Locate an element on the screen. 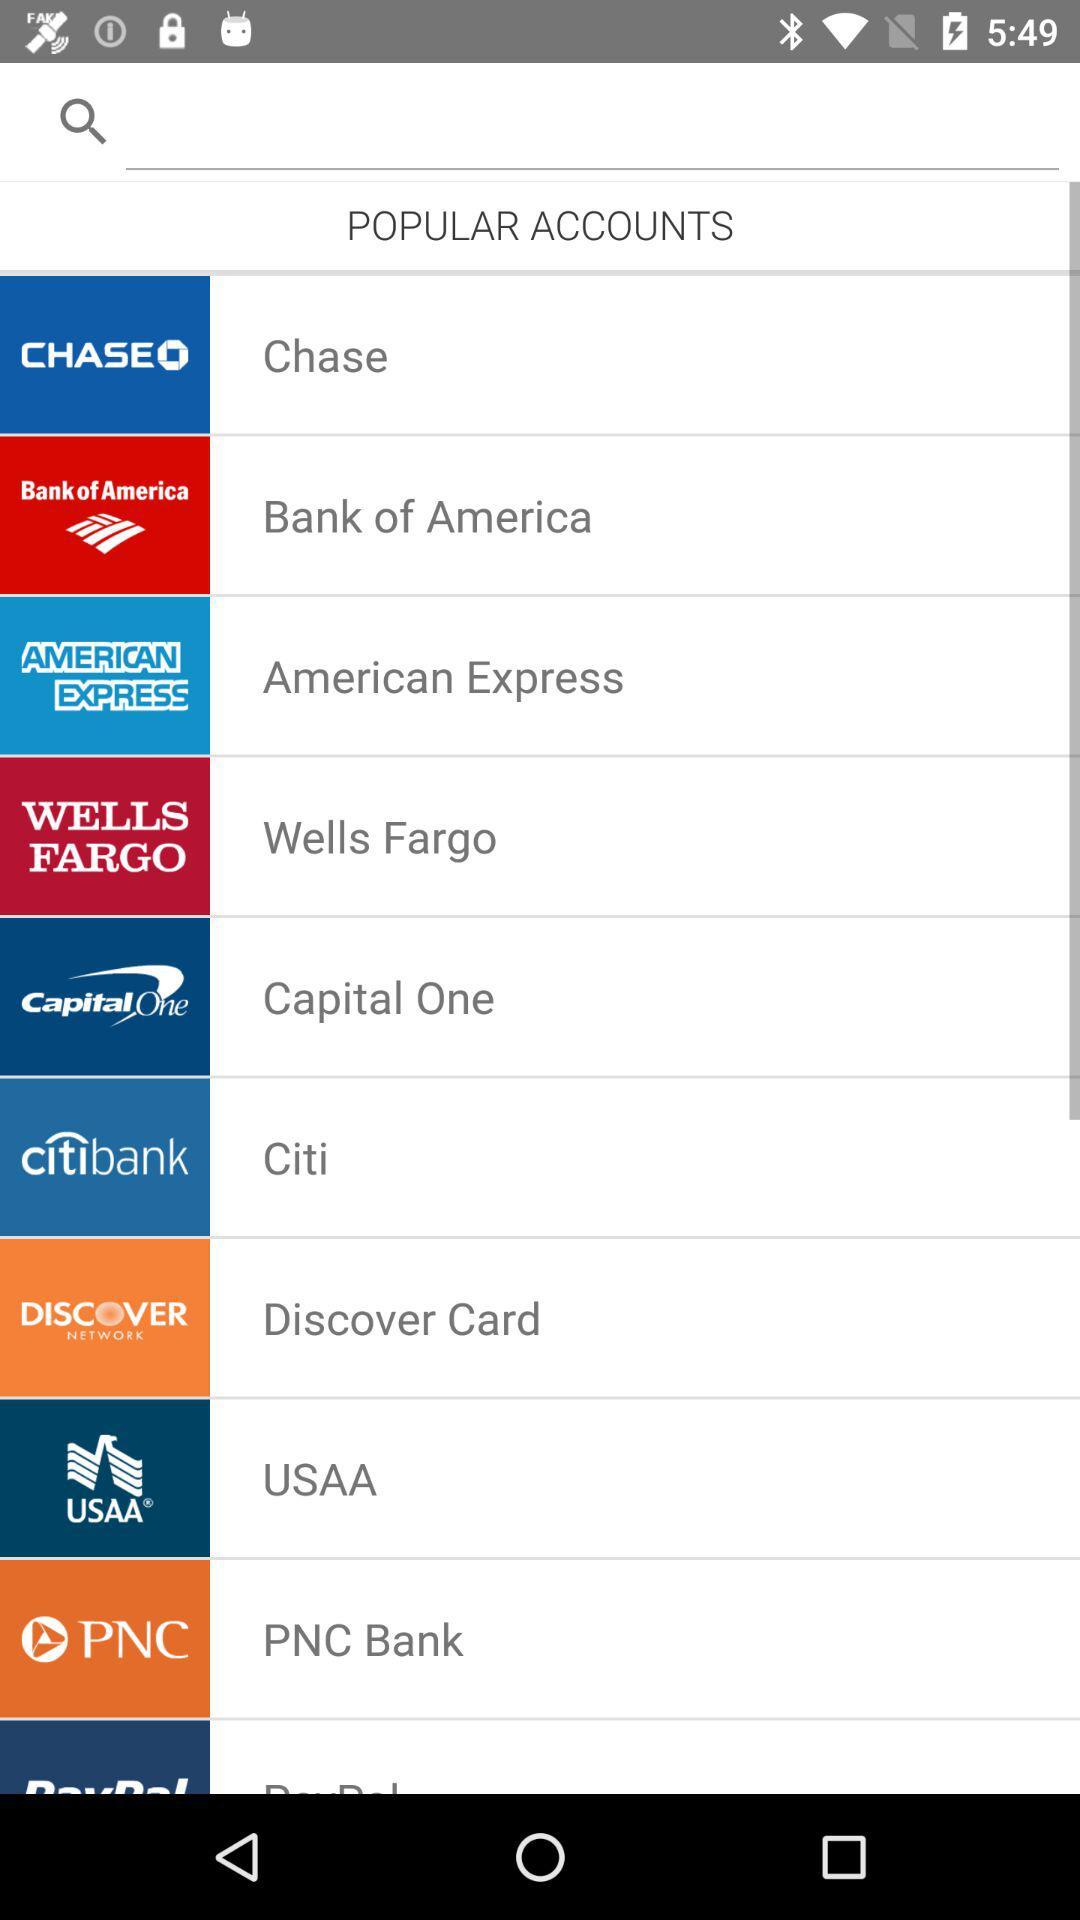 The image size is (1080, 1920). item below the discover card app is located at coordinates (318, 1478).